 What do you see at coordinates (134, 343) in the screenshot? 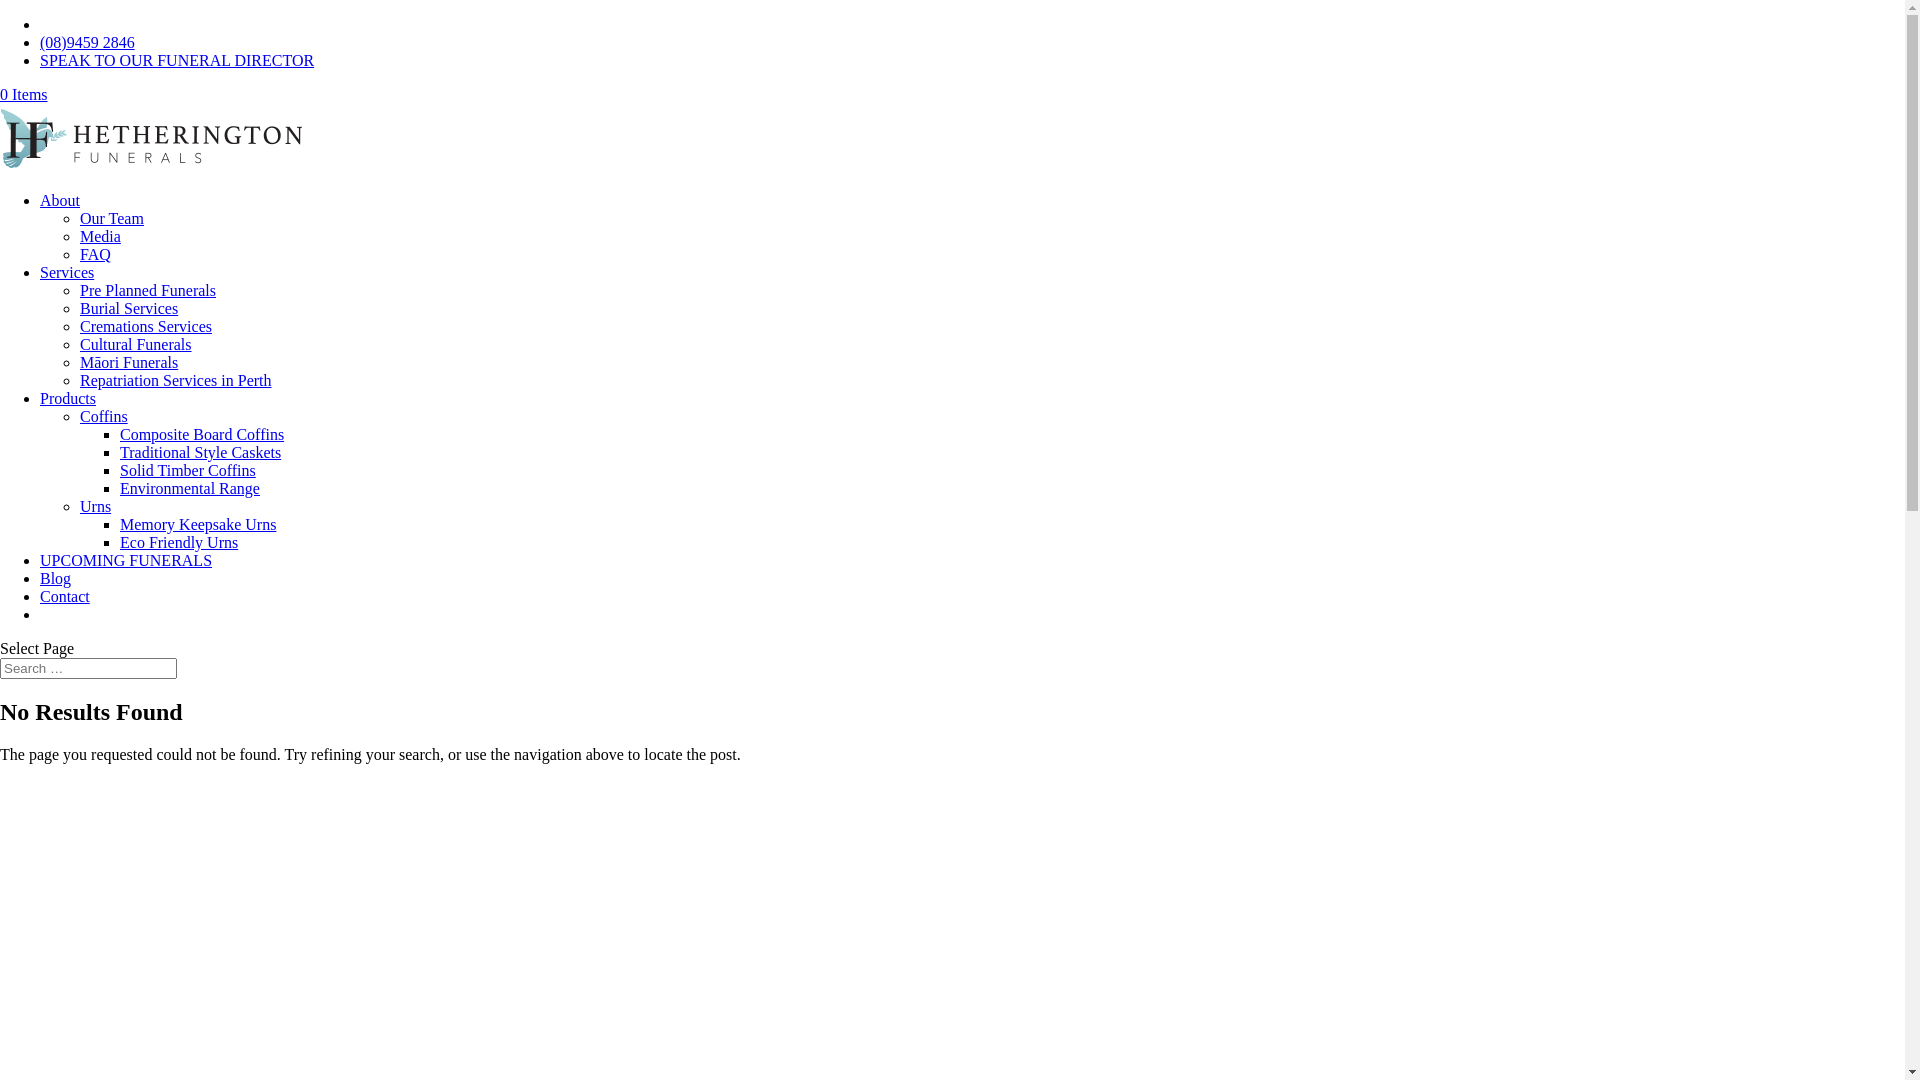
I see `'Cultural Funerals'` at bounding box center [134, 343].